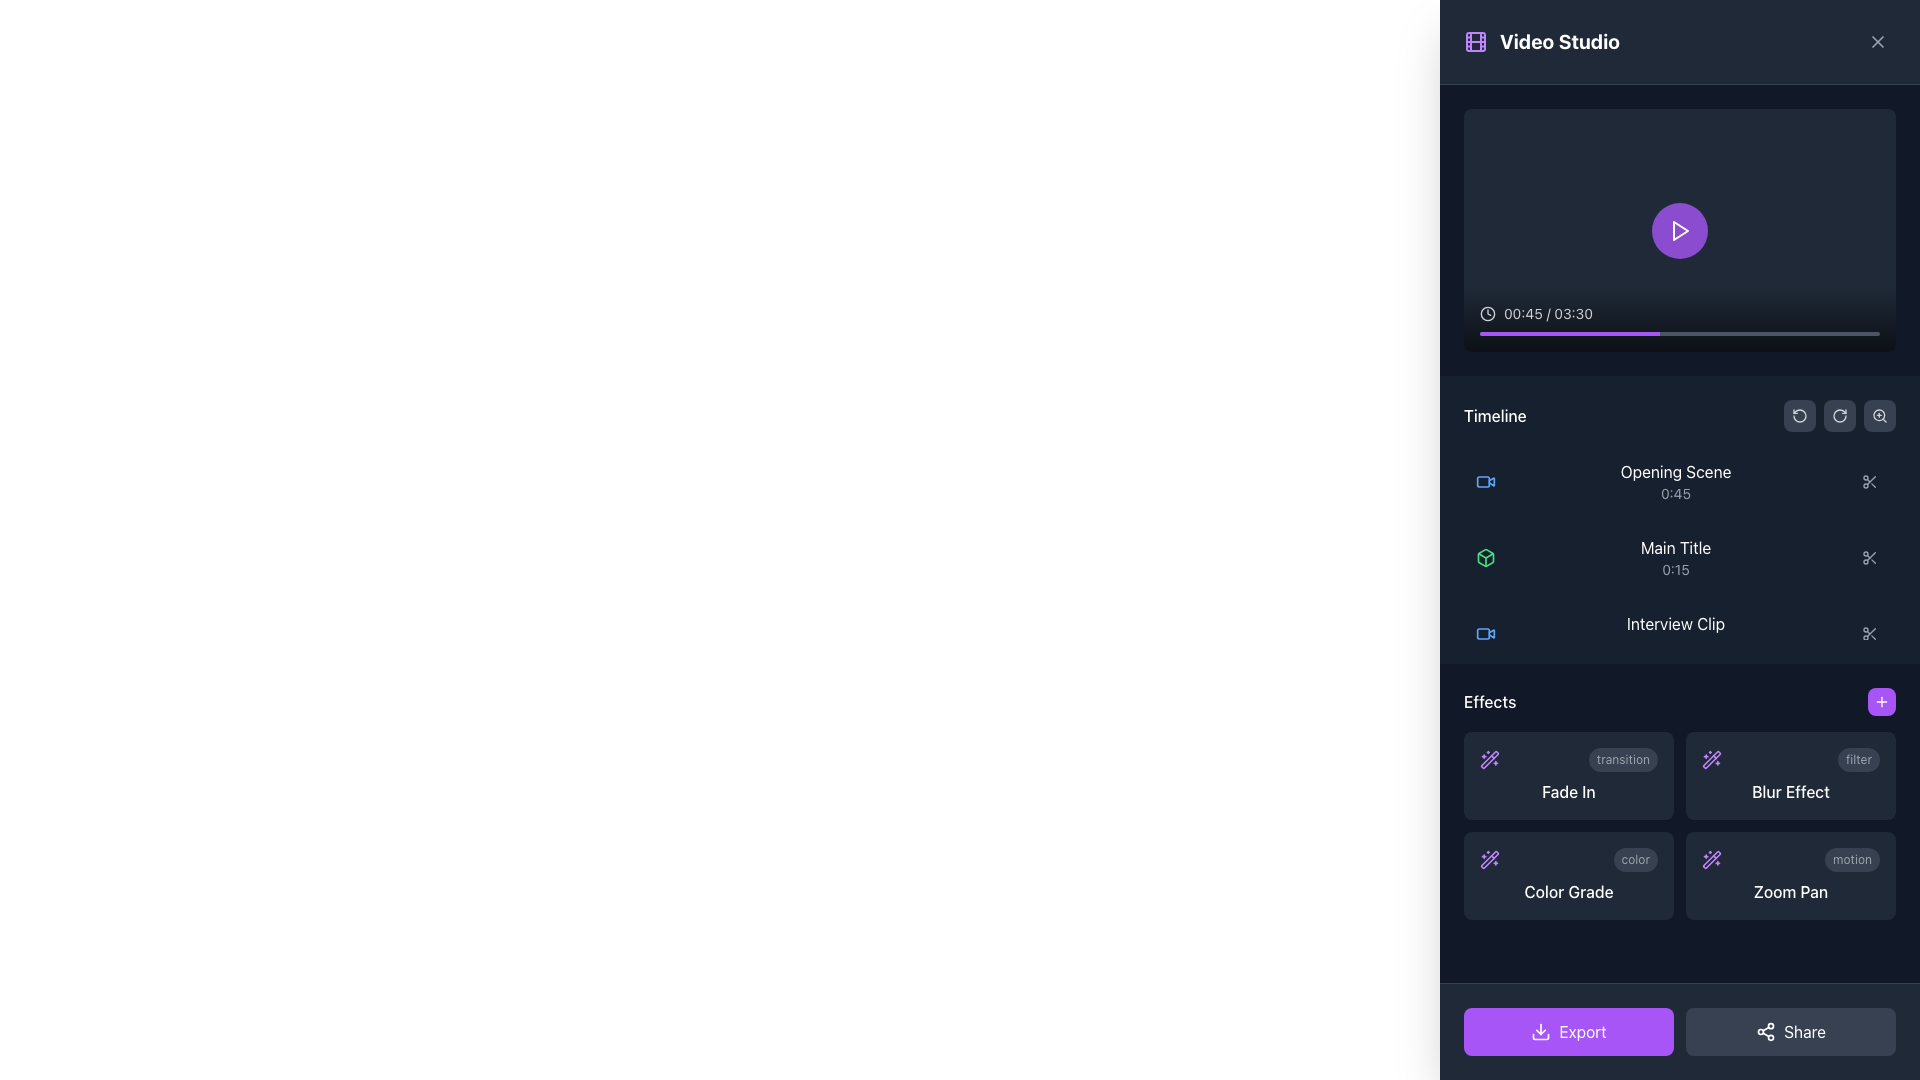 This screenshot has width=1920, height=1080. Describe the element at coordinates (1540, 1036) in the screenshot. I see `the bottom rectangle-shaped component of the download button icon, located in the bottom-right corner of the interface` at that location.